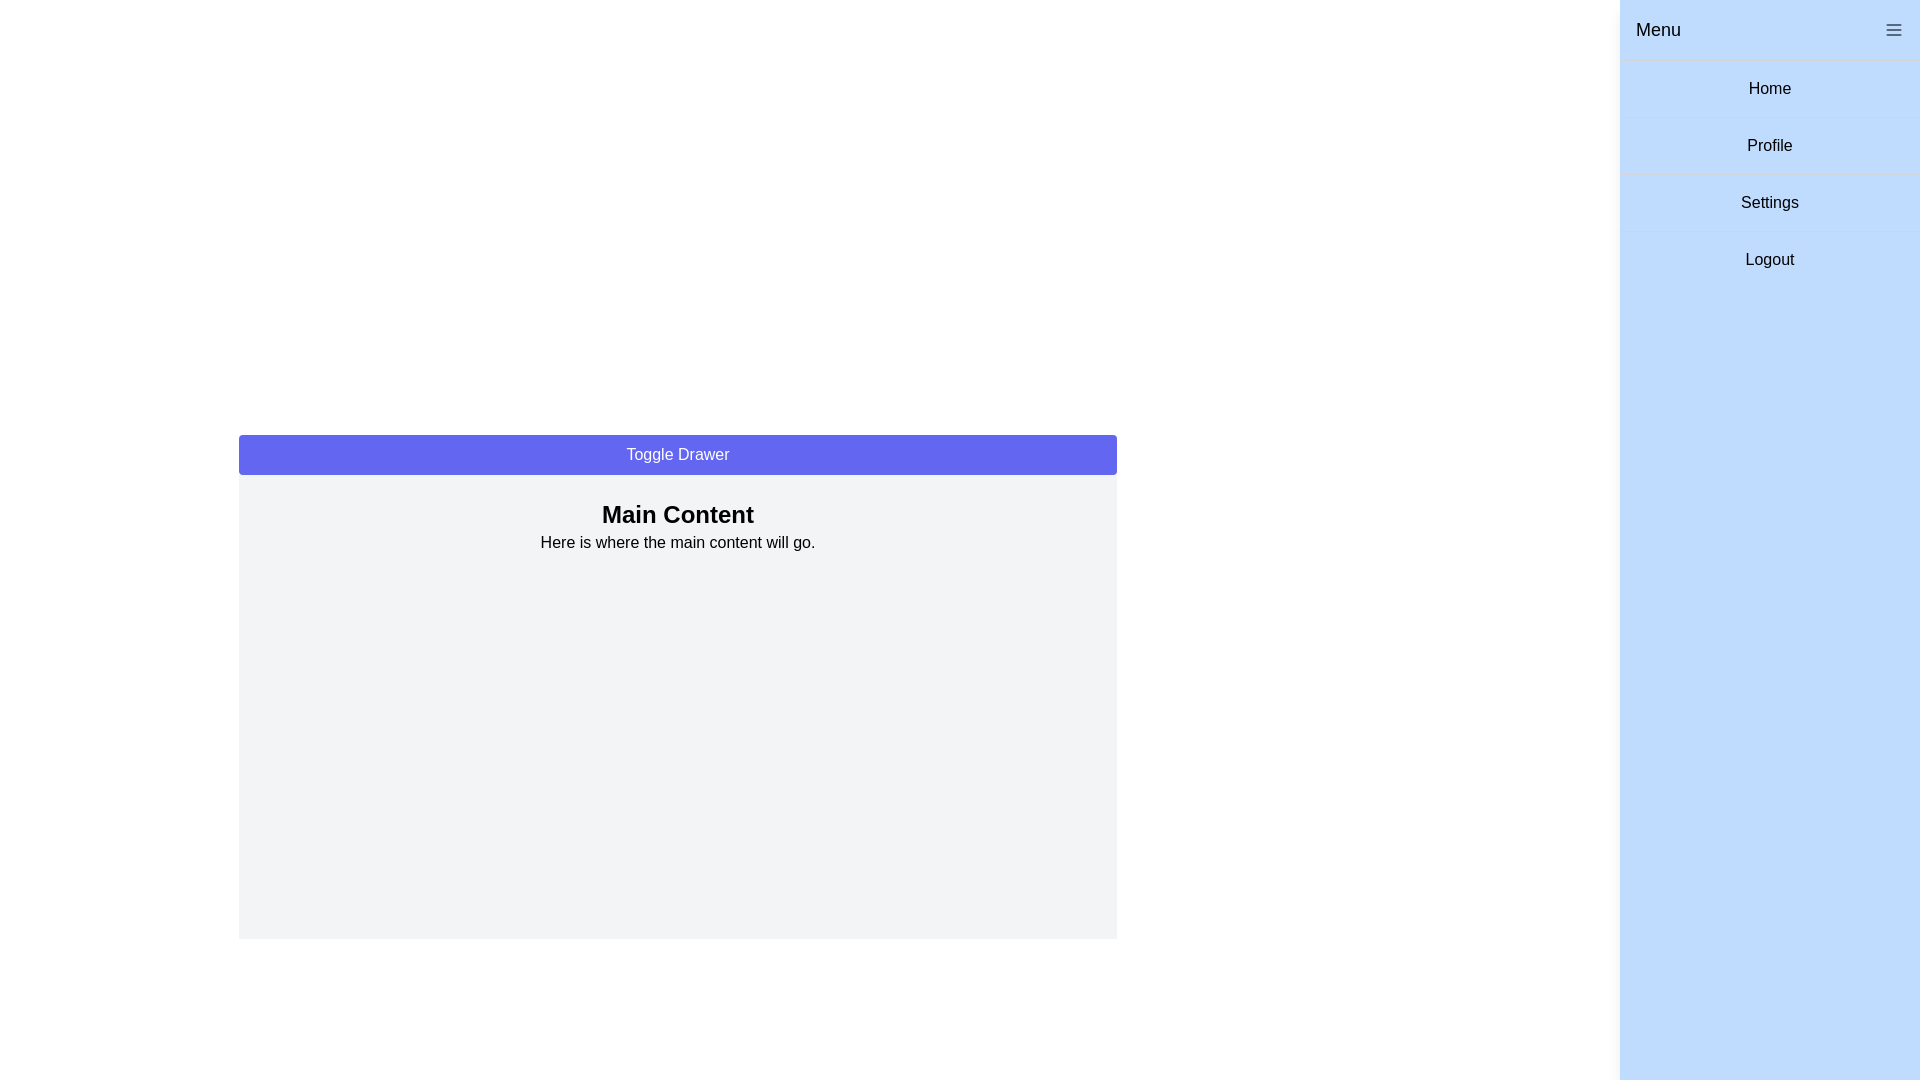 This screenshot has width=1920, height=1080. What do you see at coordinates (677, 455) in the screenshot?
I see `the button at the top of the main content area` at bounding box center [677, 455].